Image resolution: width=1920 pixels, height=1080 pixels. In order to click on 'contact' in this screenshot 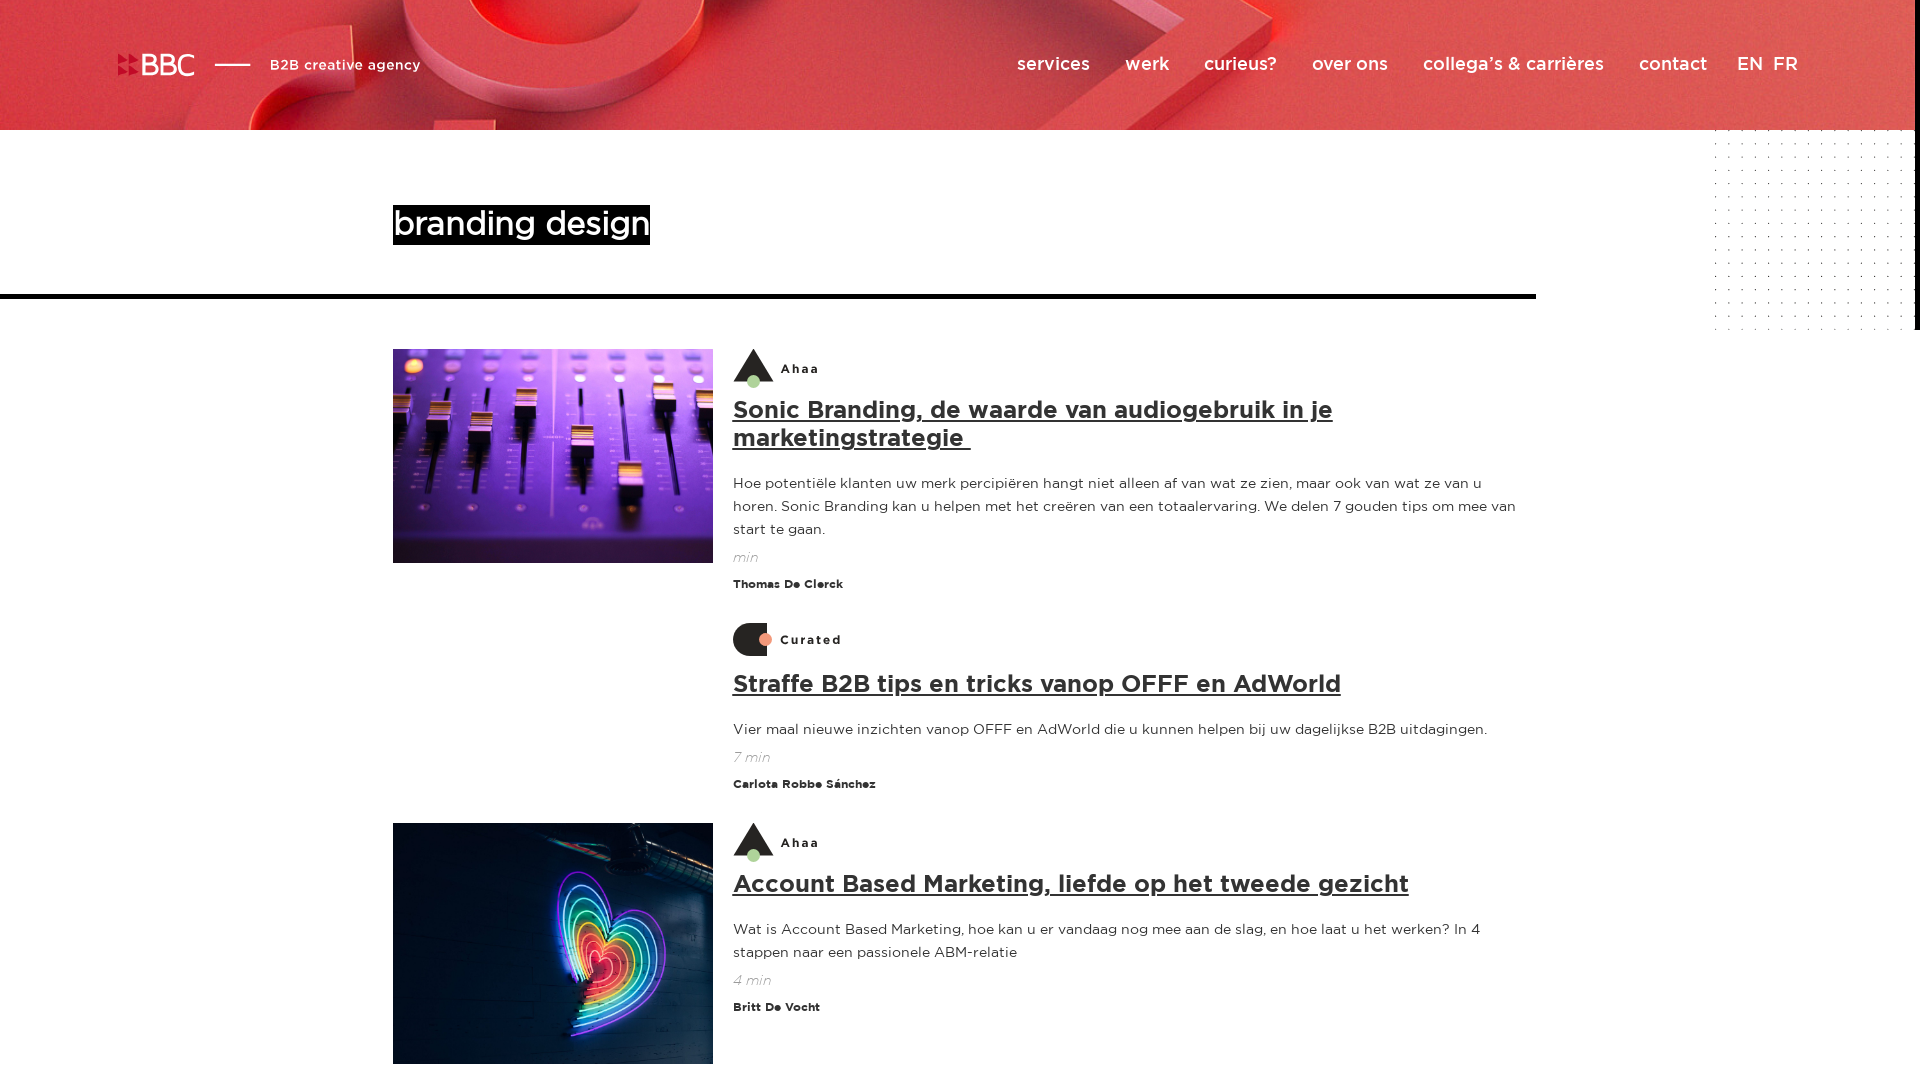, I will do `click(1671, 64)`.